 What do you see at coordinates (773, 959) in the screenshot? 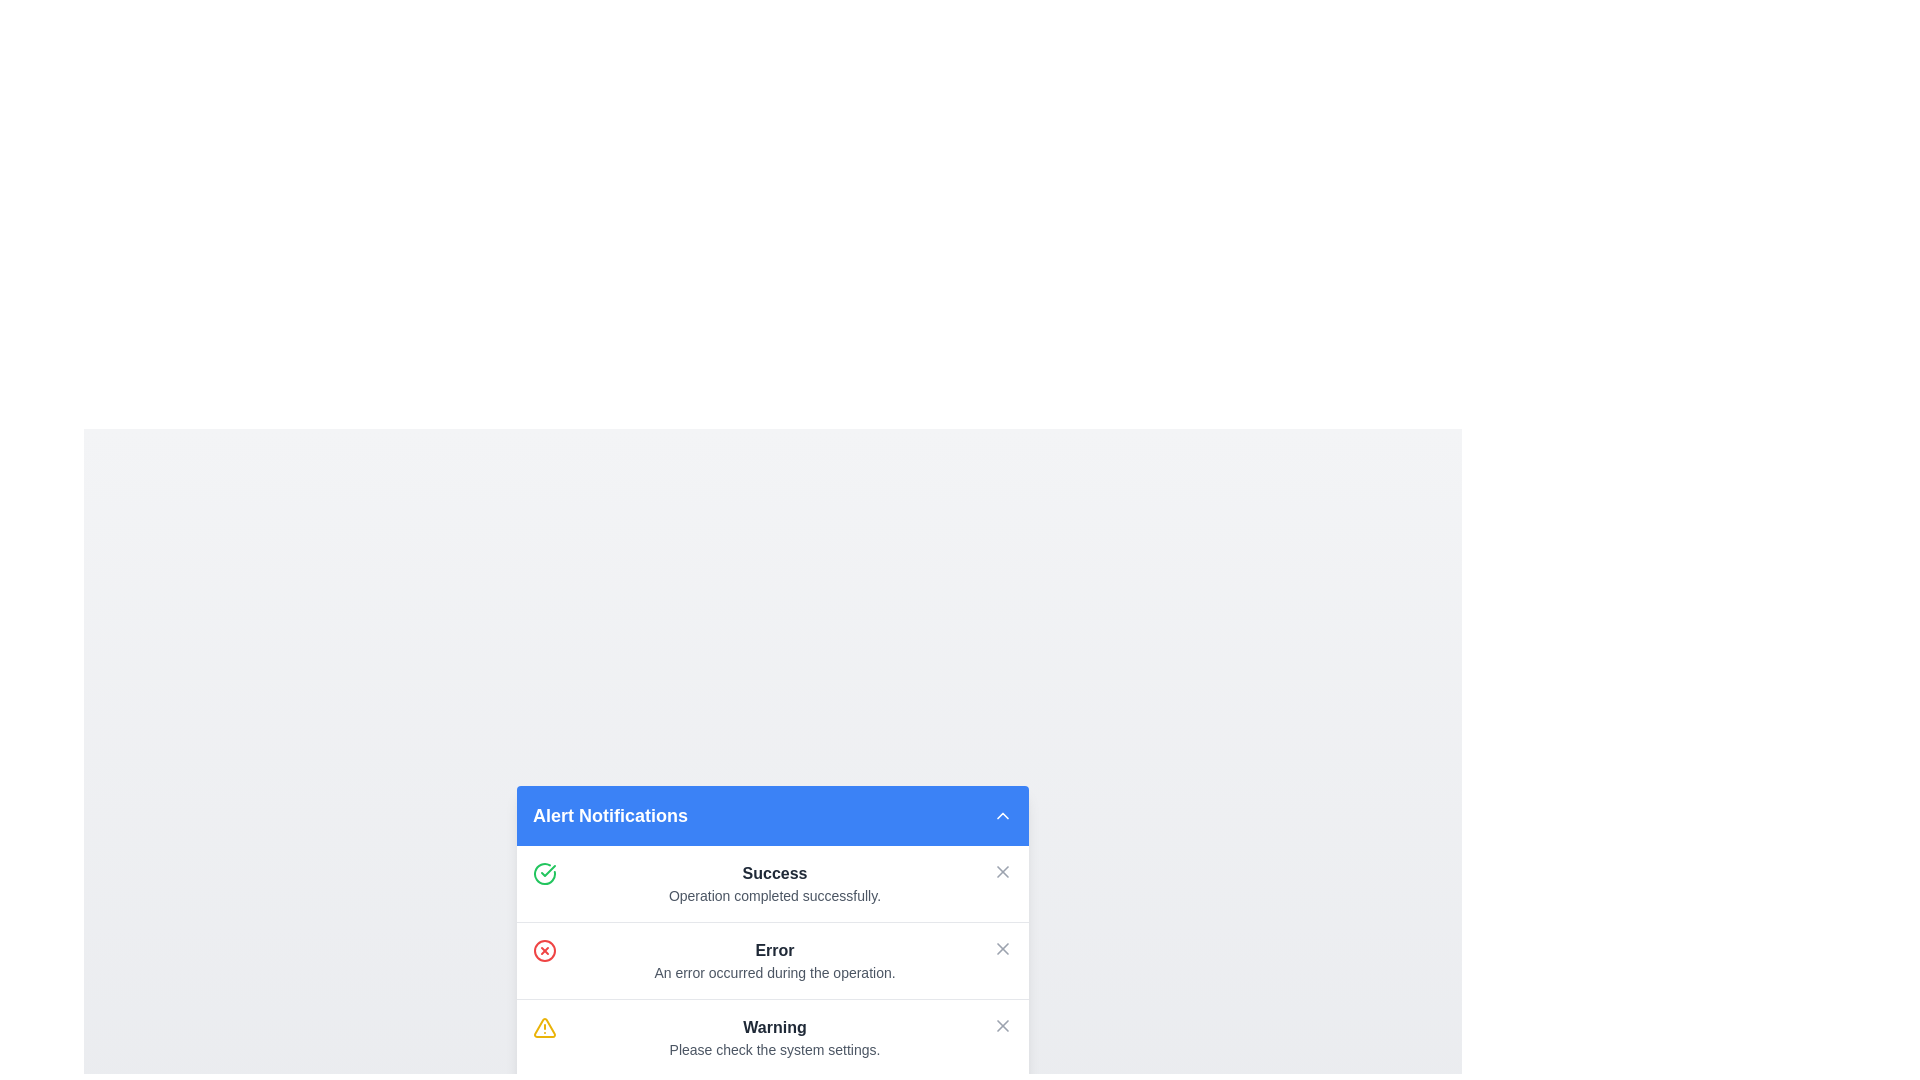
I see `error message displayed in the second notification block from the top in the 'Alert Notifications' panel, located between the 'Success' and 'Warning' notifications` at bounding box center [773, 959].